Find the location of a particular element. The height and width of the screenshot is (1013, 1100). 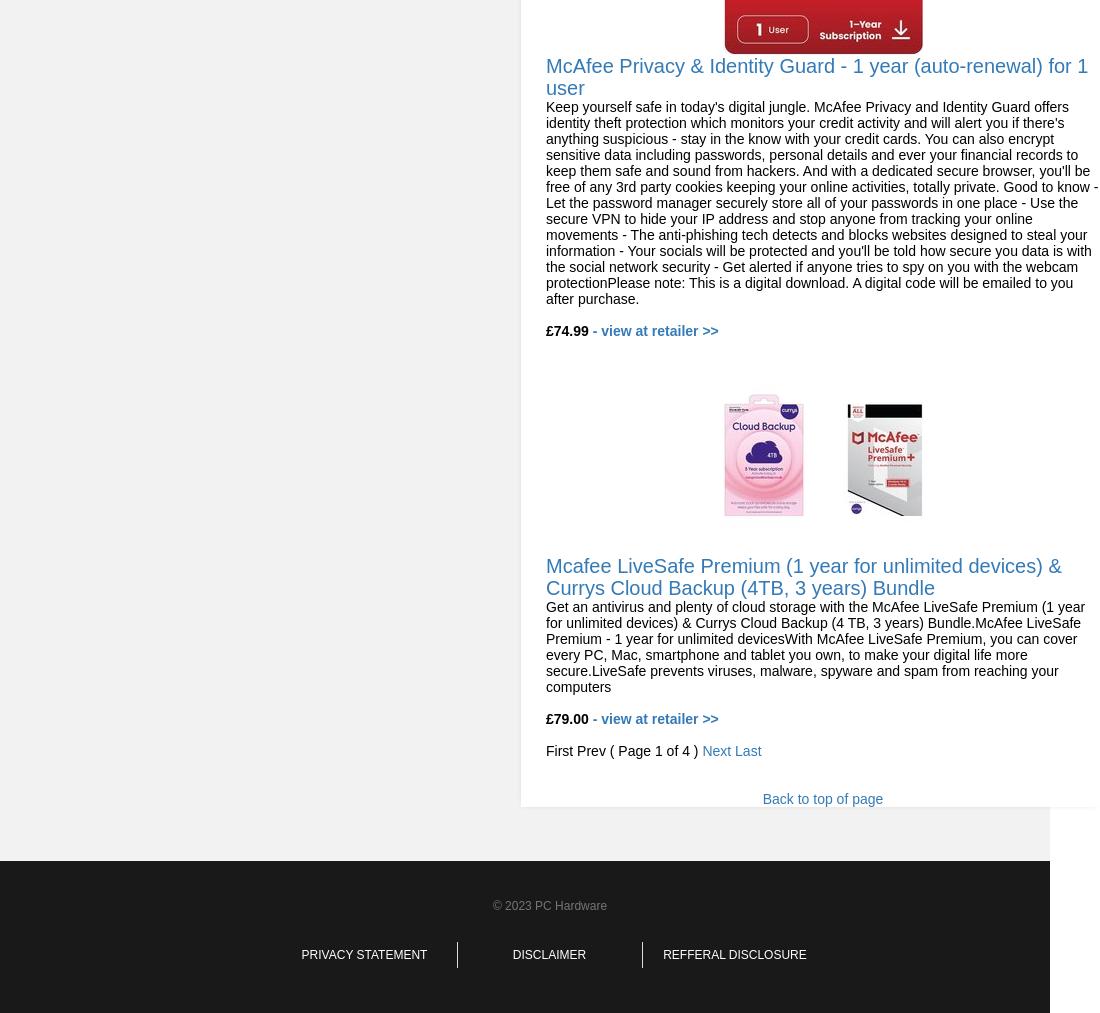

'Last' is located at coordinates (747, 751).